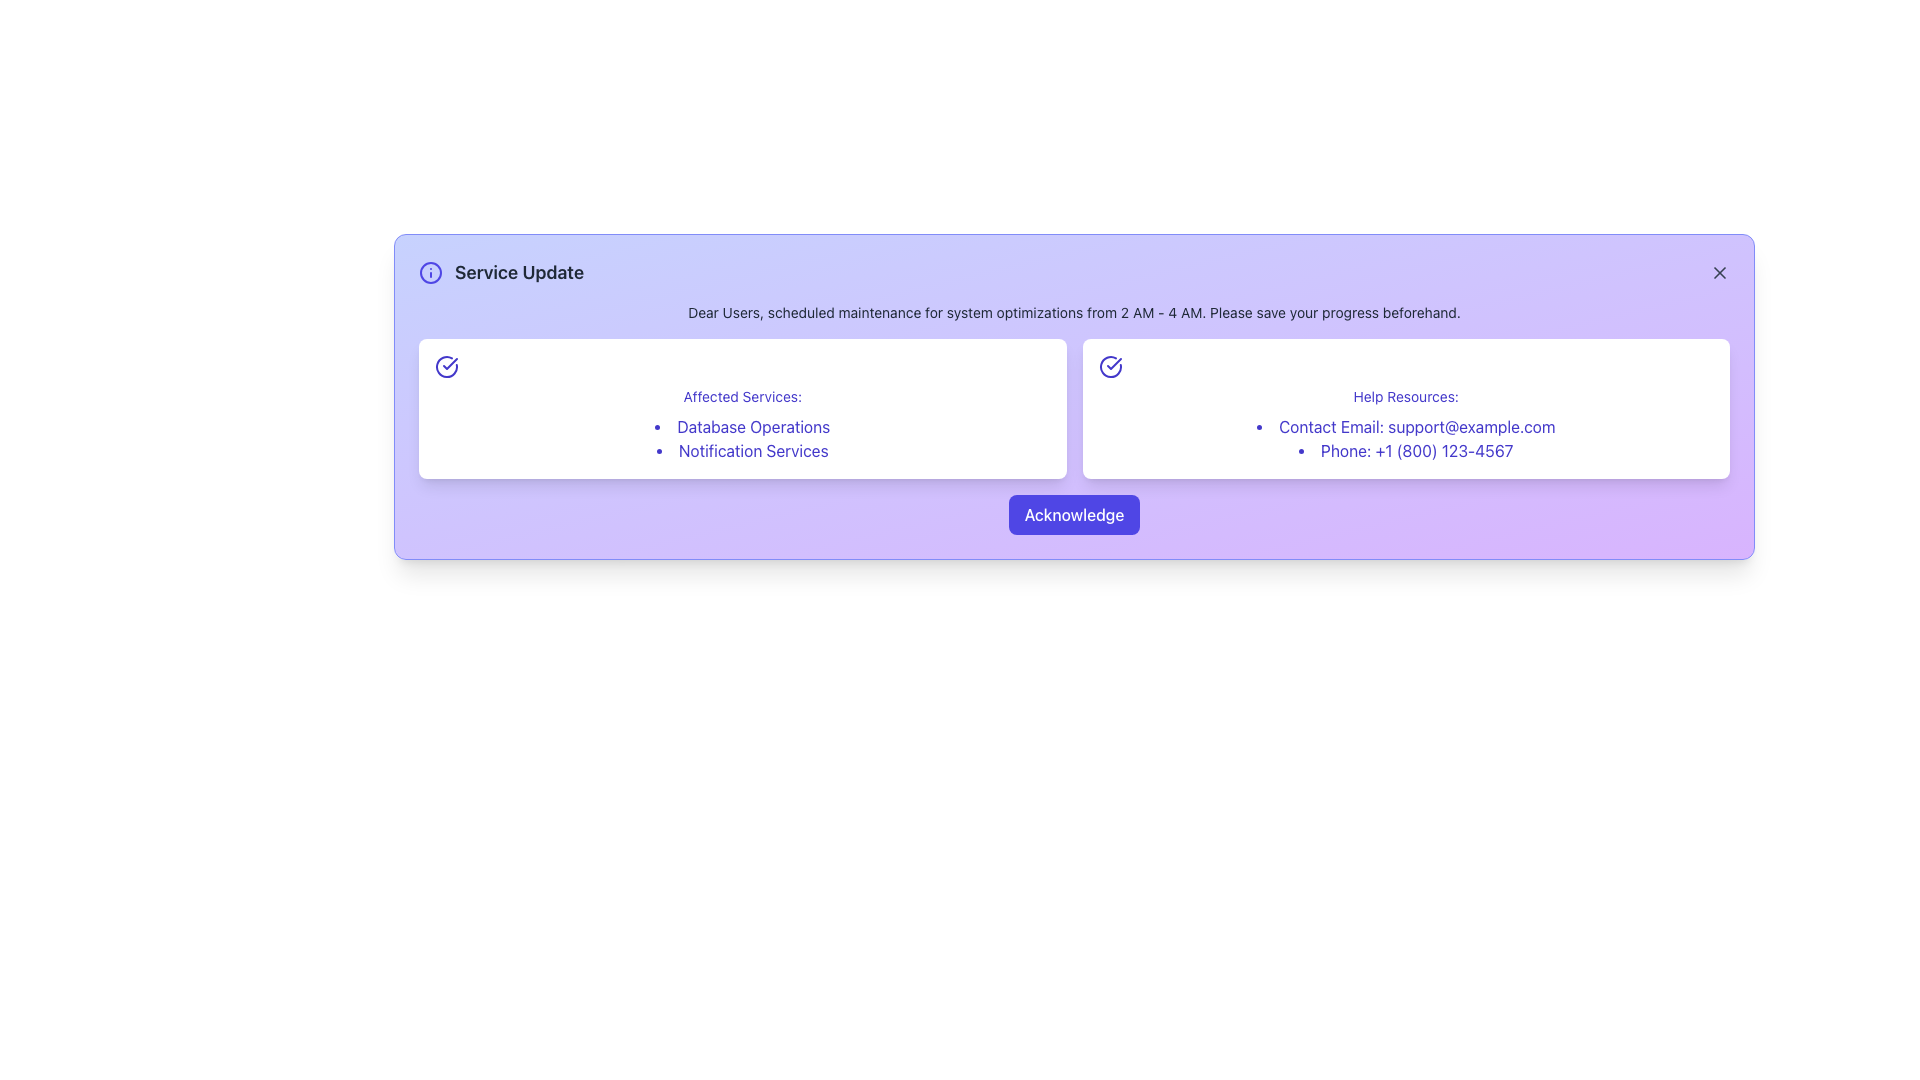  What do you see at coordinates (1405, 397) in the screenshot?
I see `the text label indicating the purpose or category of the information in the upper section of the right panel of the dialog box` at bounding box center [1405, 397].